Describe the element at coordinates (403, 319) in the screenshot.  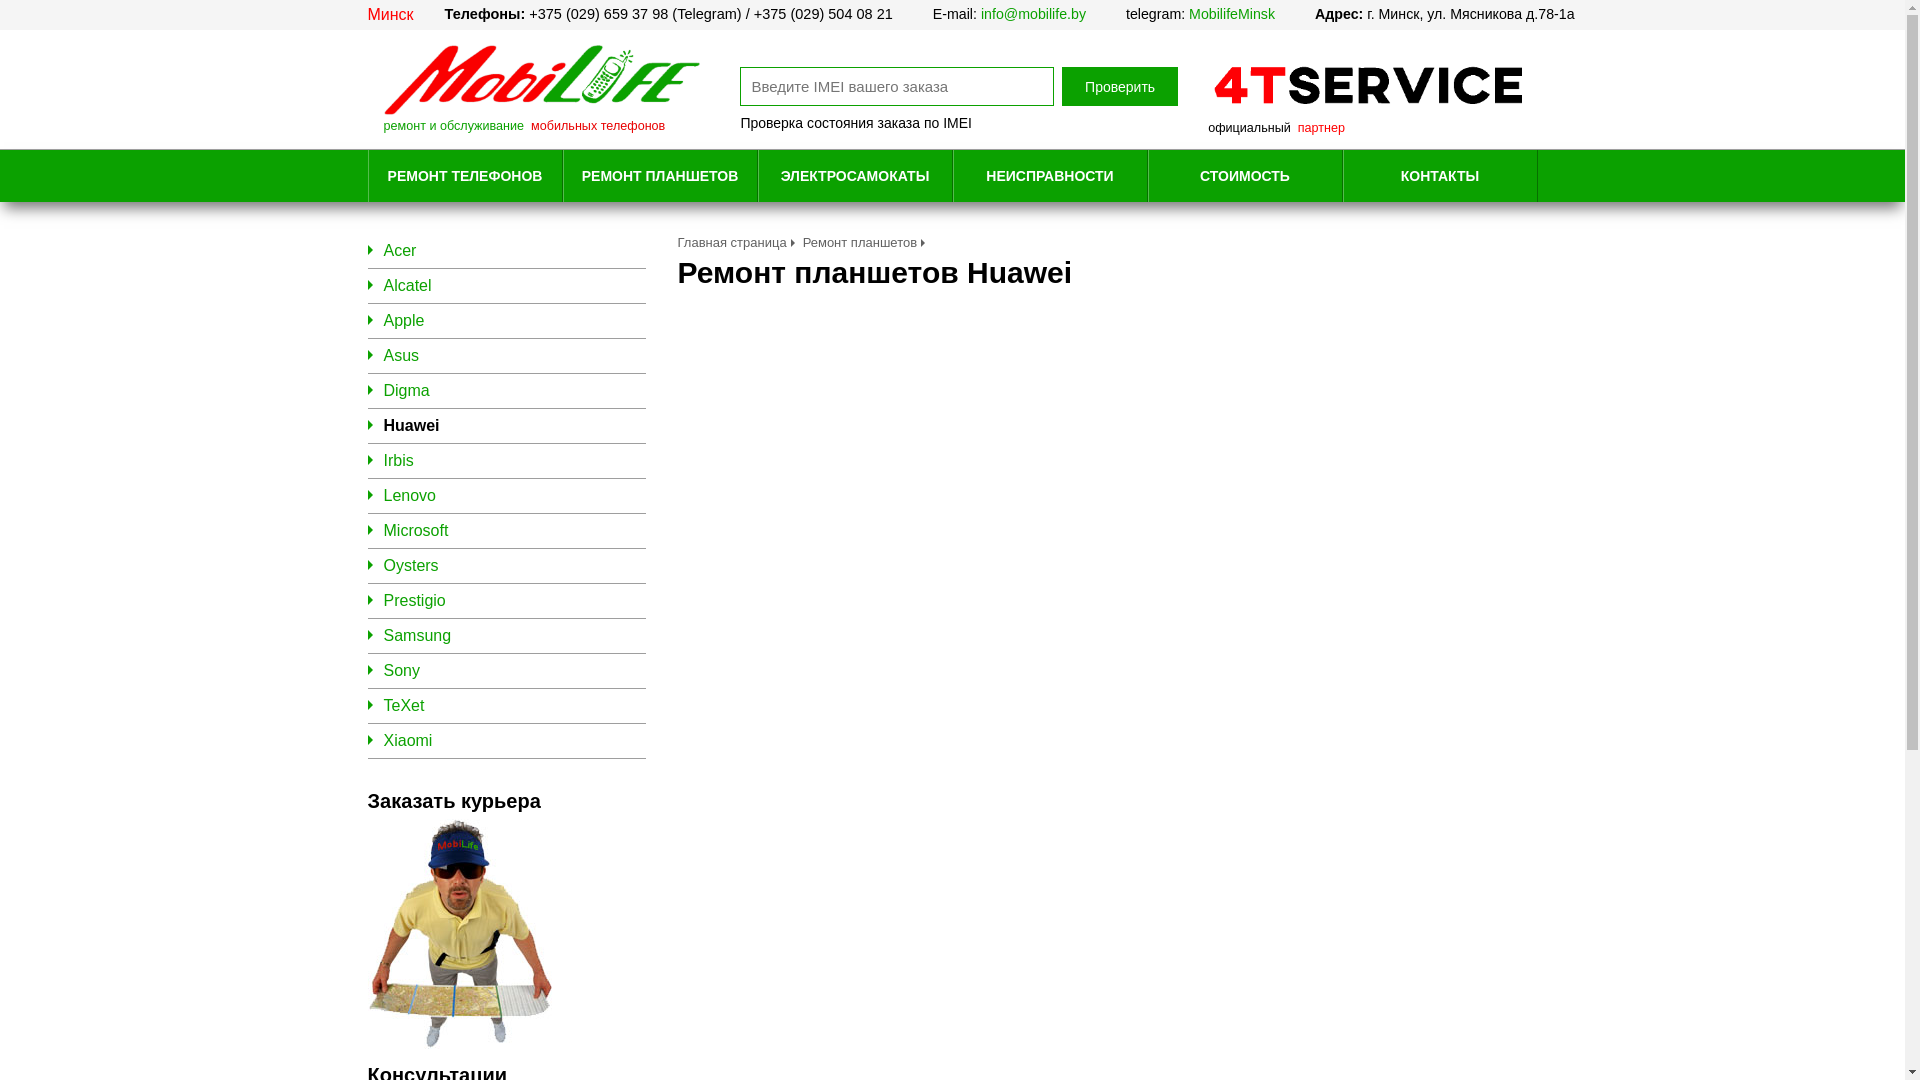
I see `'Apple'` at that location.